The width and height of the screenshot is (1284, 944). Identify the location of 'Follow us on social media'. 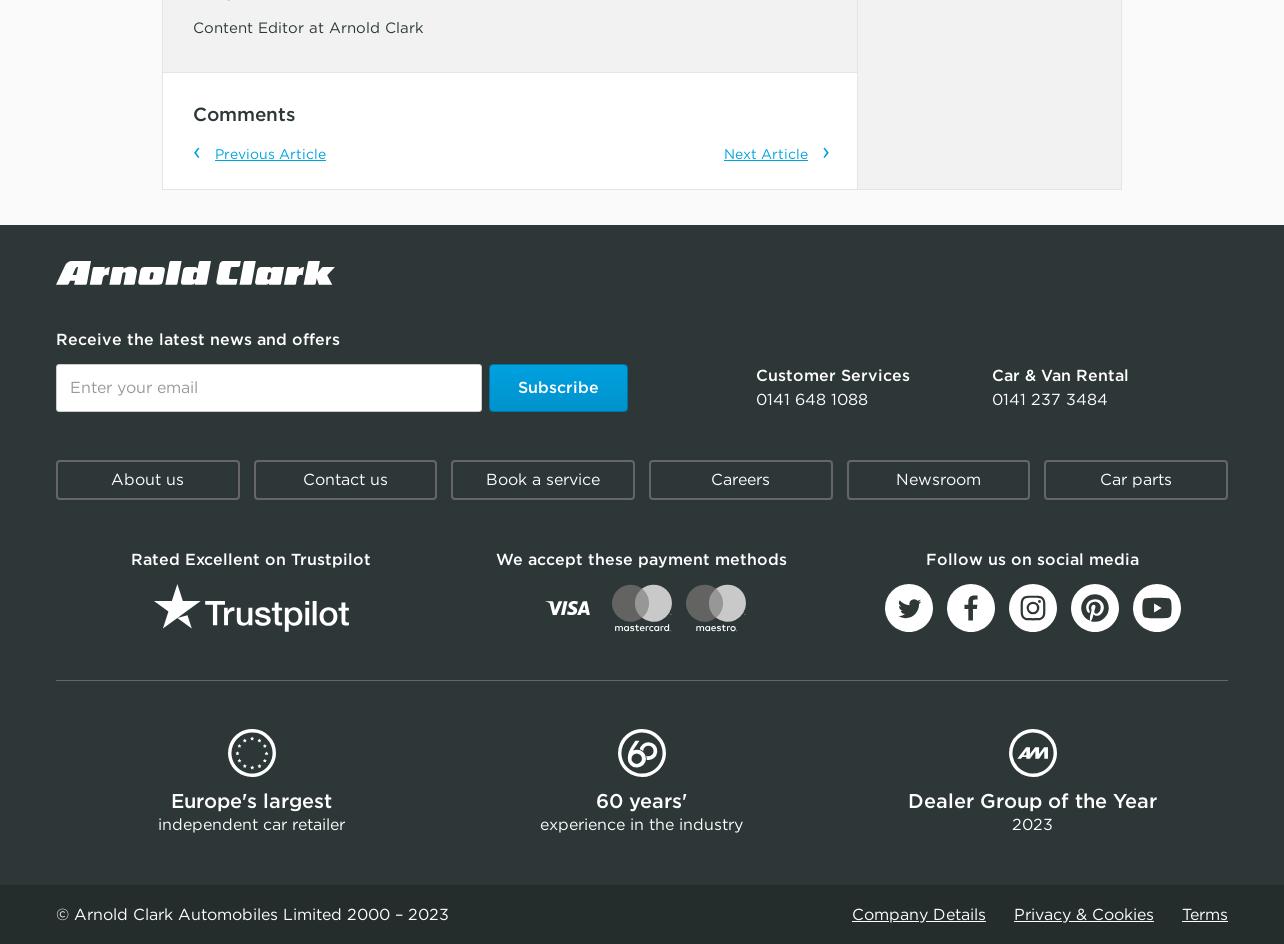
(1032, 557).